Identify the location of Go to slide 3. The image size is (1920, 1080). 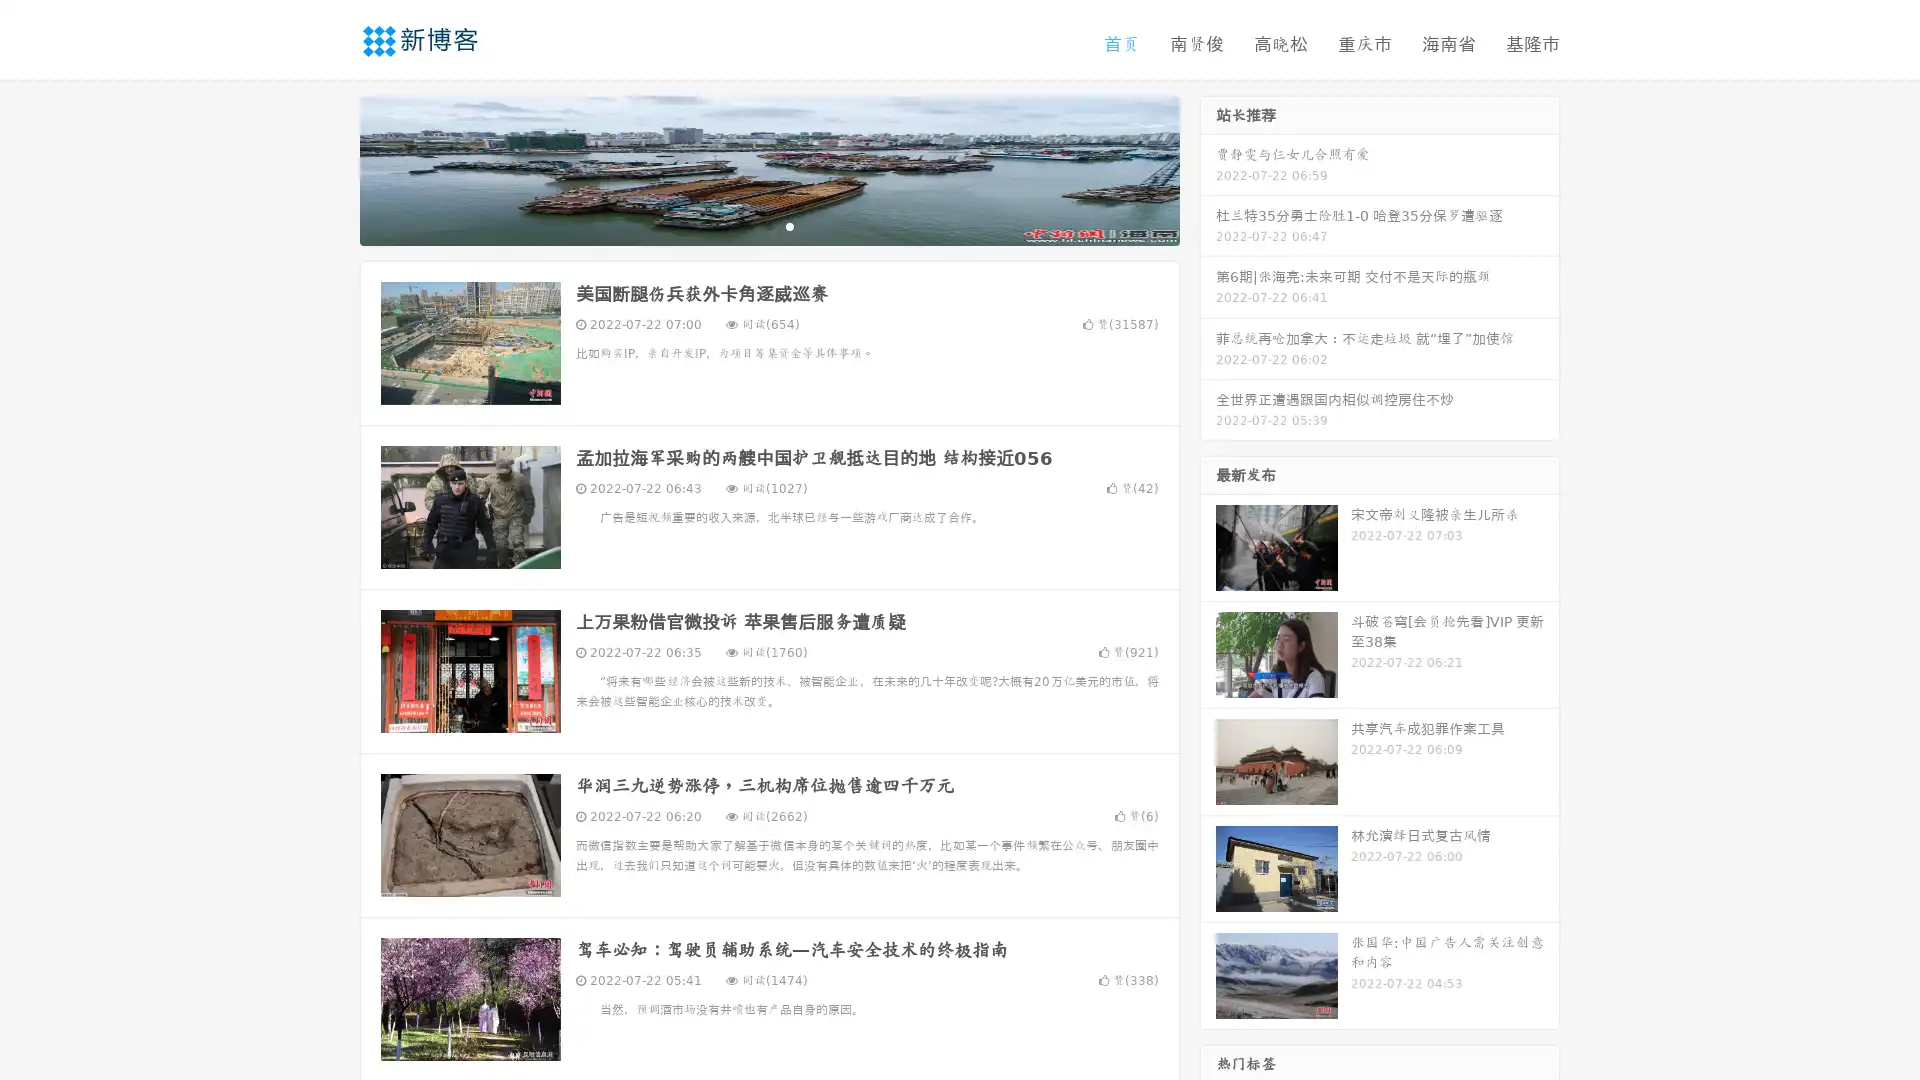
(789, 225).